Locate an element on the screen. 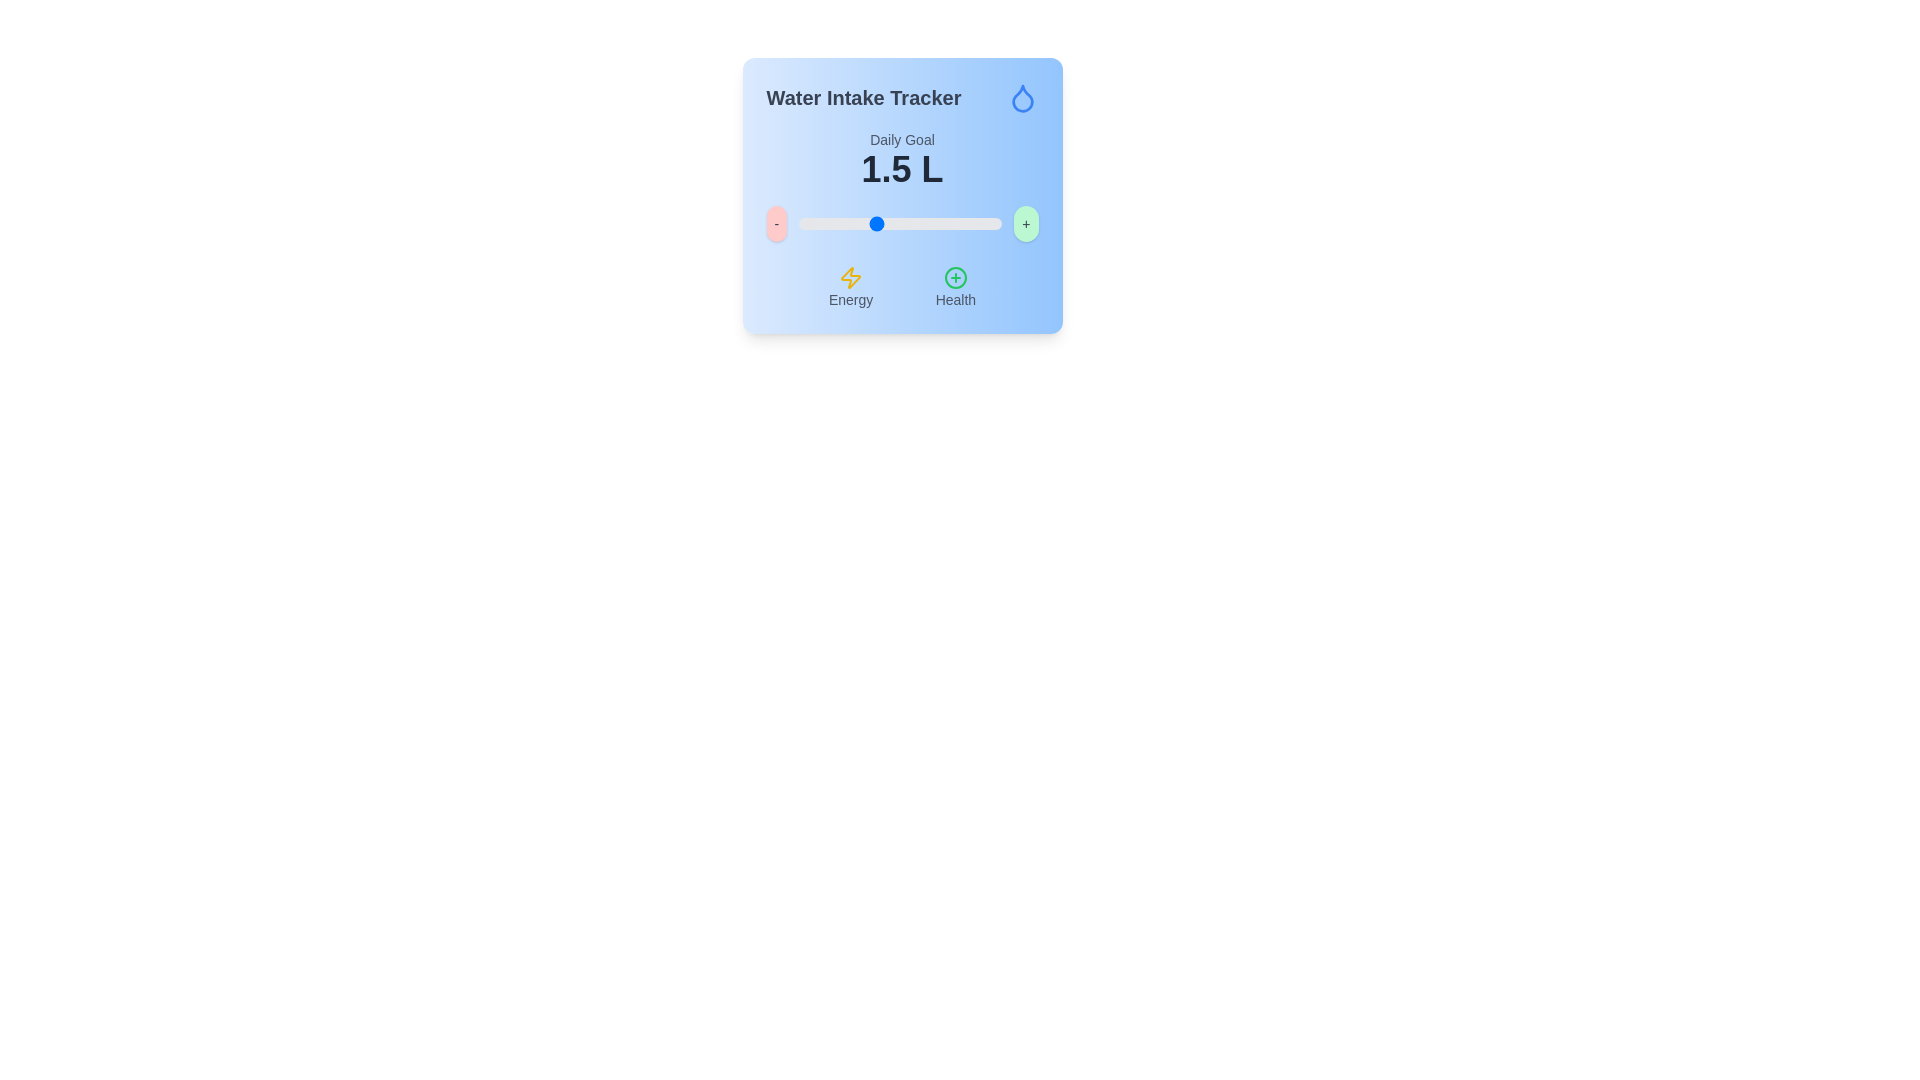  the circular outline with a green stroke located at the center of the SVG element is located at coordinates (954, 277).